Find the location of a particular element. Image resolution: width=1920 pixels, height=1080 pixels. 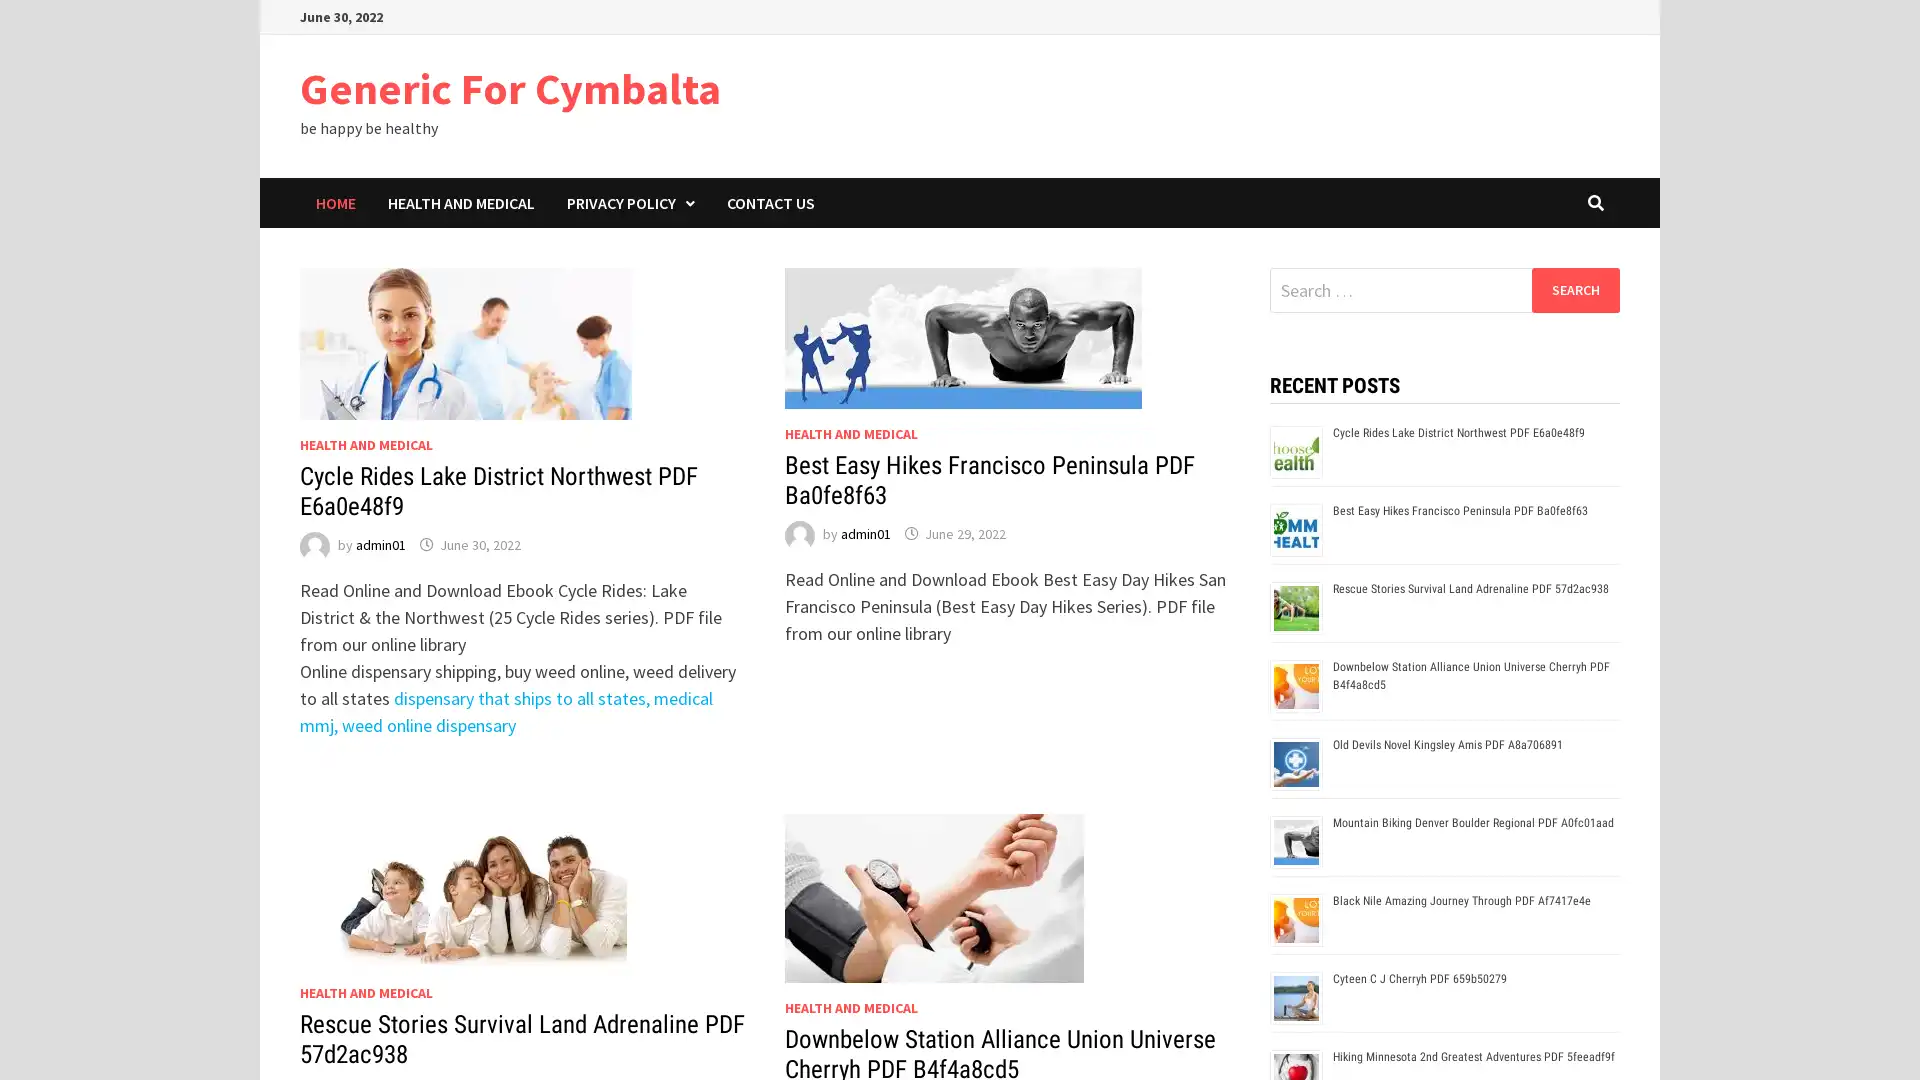

Search is located at coordinates (1574, 289).